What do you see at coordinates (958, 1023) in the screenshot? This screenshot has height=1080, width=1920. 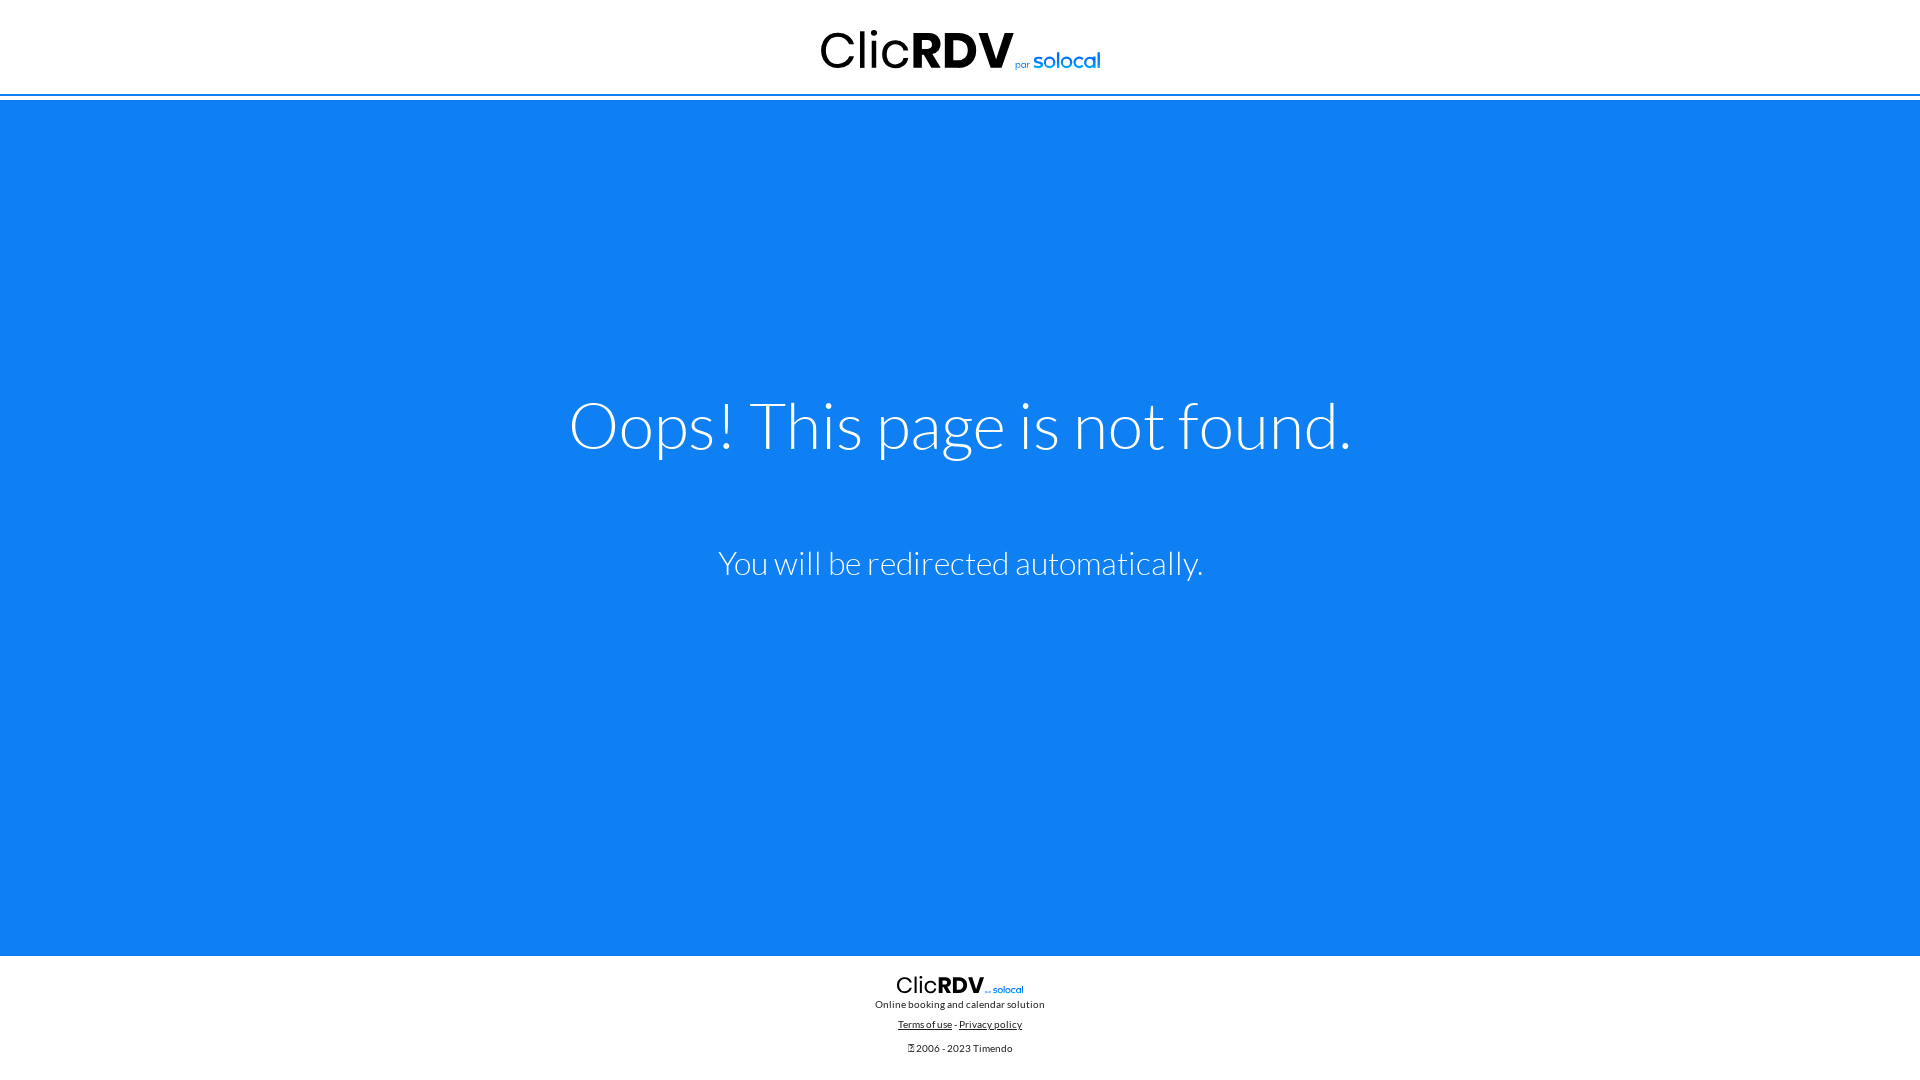 I see `'Privacy policy'` at bounding box center [958, 1023].